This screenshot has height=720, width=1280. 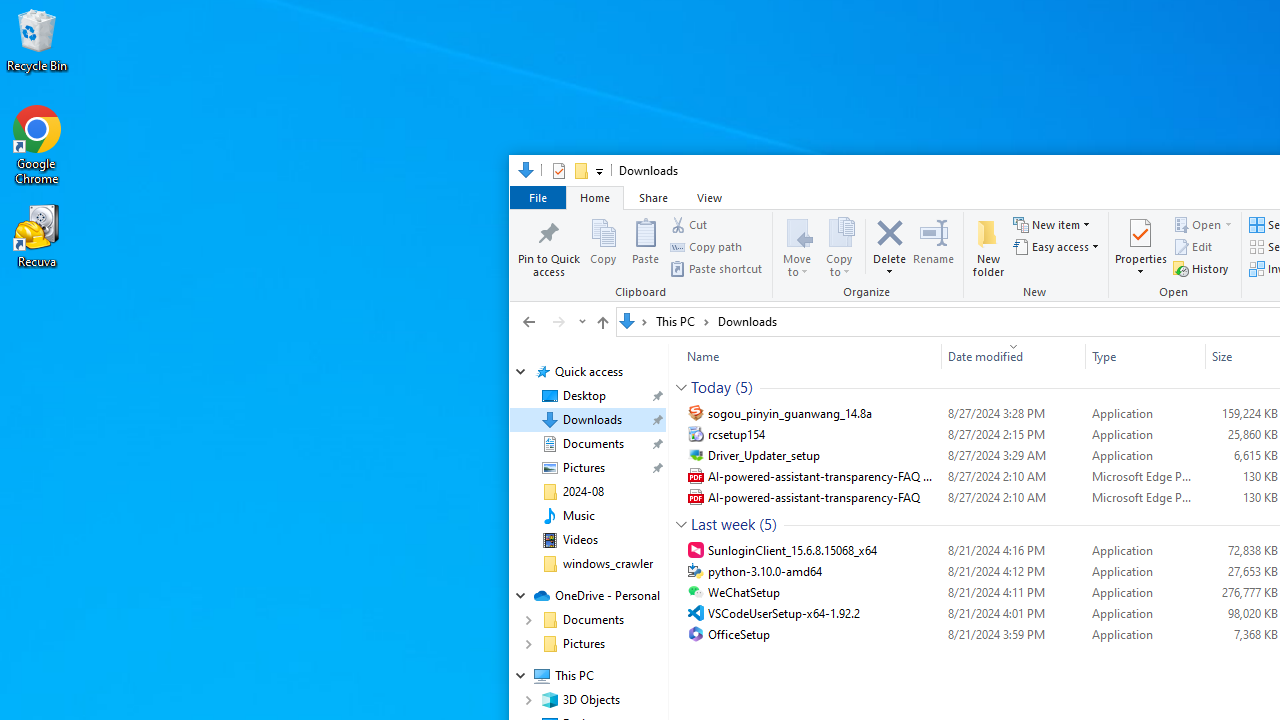 I want to click on 'Paste shortcut', so click(x=716, y=267).